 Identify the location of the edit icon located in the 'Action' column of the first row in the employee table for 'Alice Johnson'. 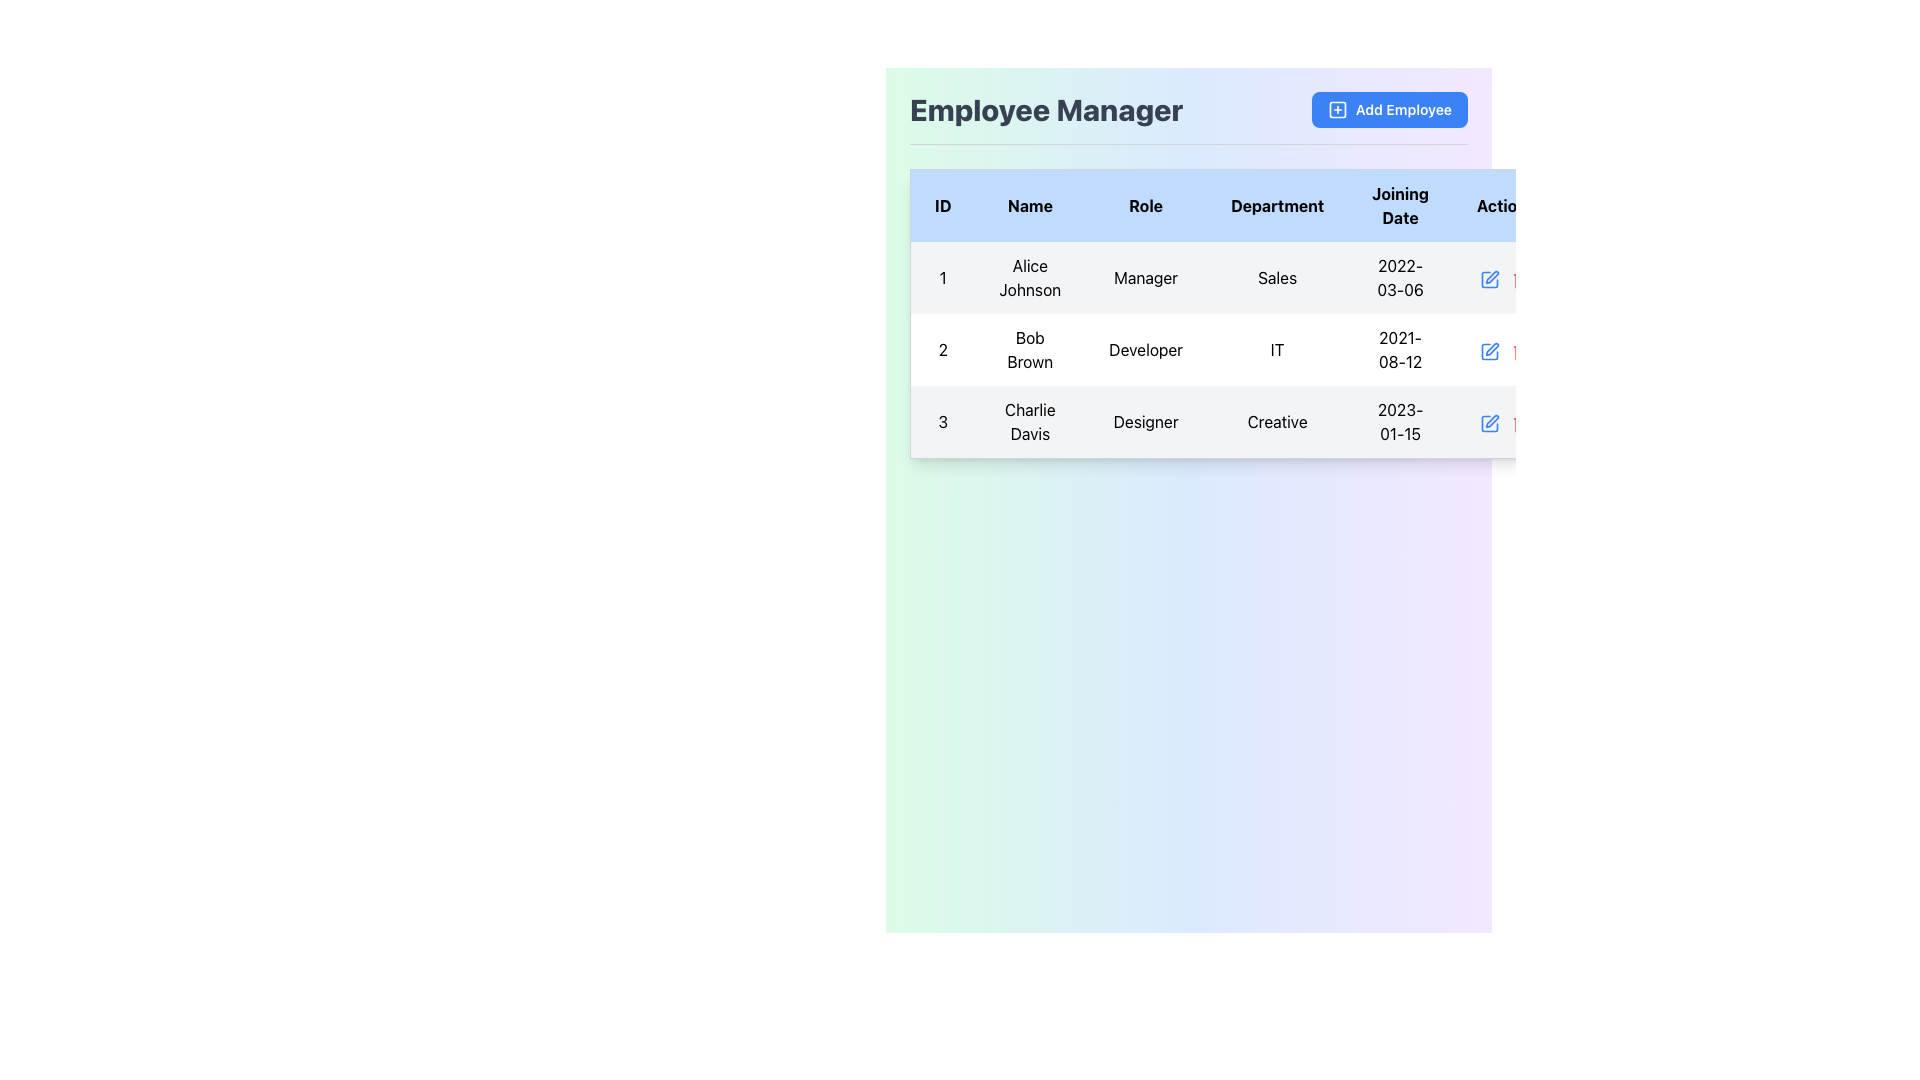
(1489, 278).